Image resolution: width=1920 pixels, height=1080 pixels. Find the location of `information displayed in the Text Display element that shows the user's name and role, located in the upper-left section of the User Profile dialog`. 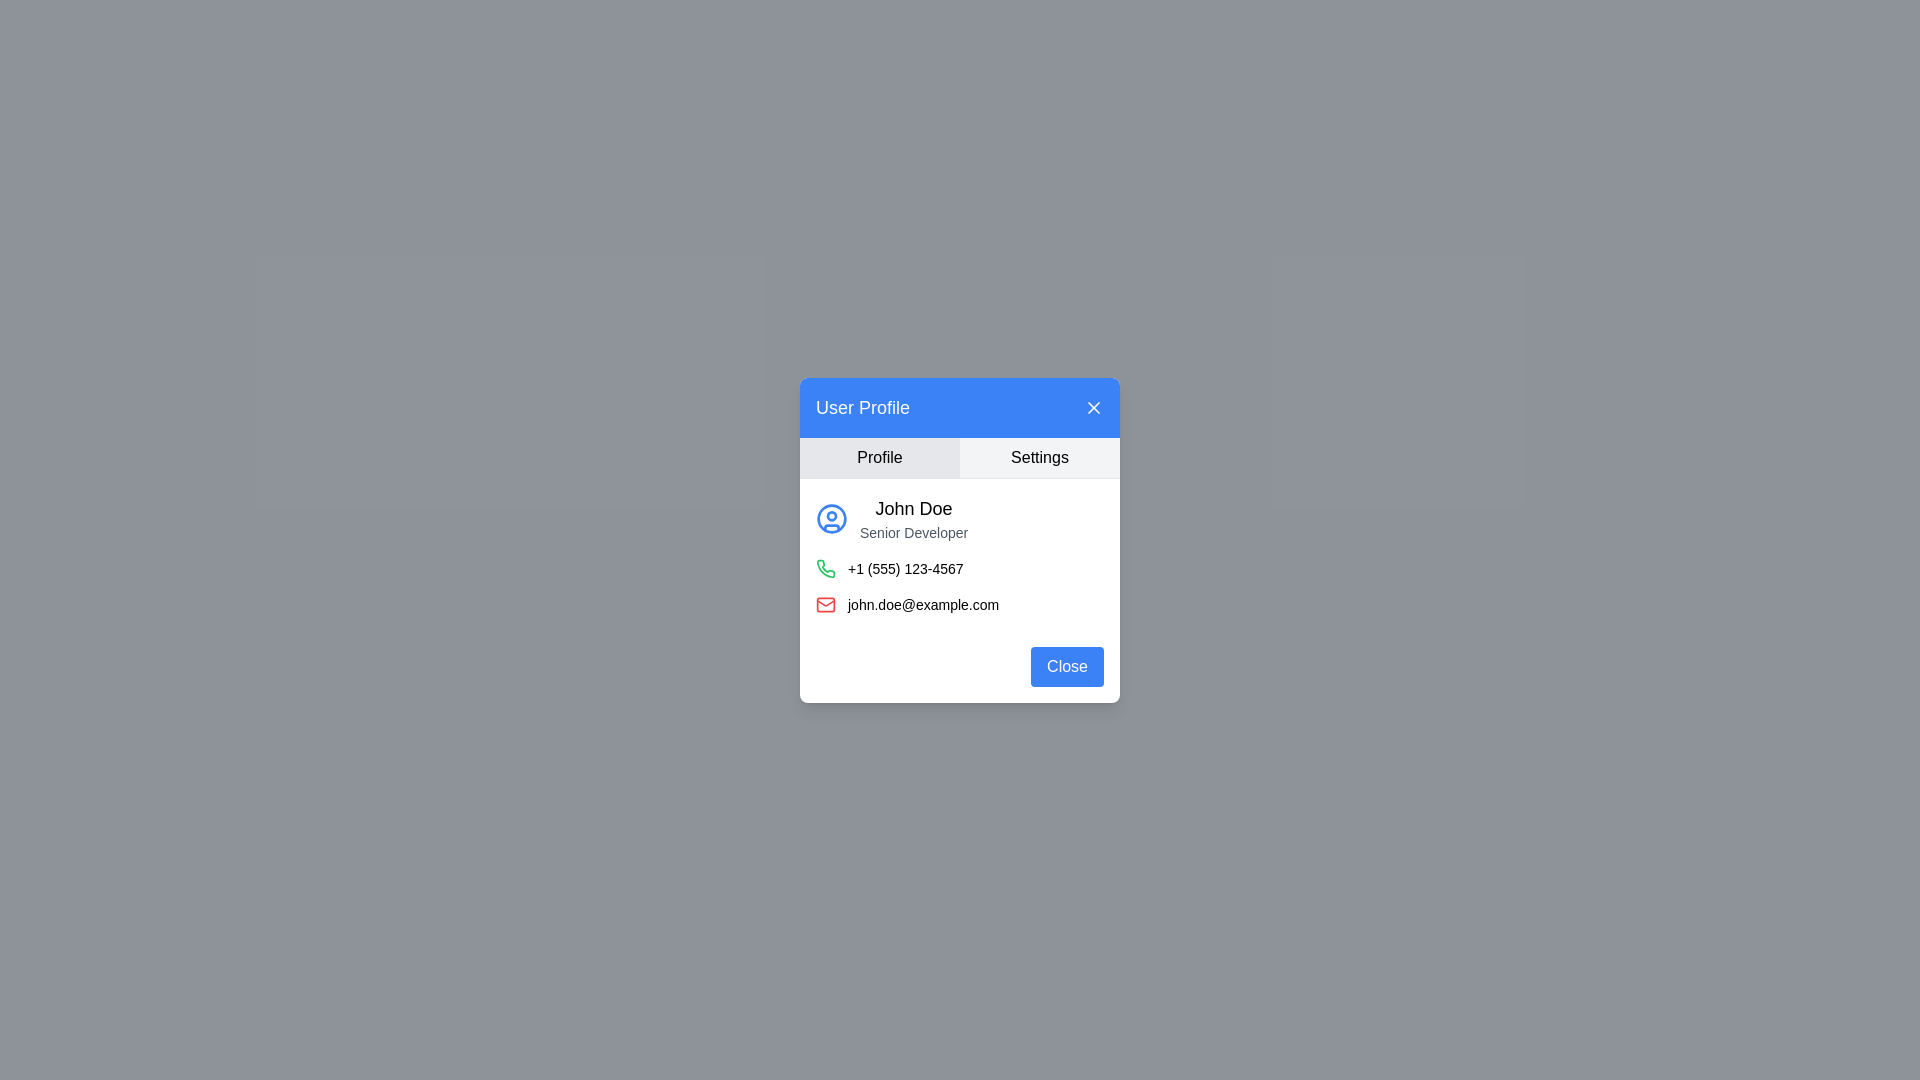

information displayed in the Text Display element that shows the user's name and role, located in the upper-left section of the User Profile dialog is located at coordinates (913, 517).